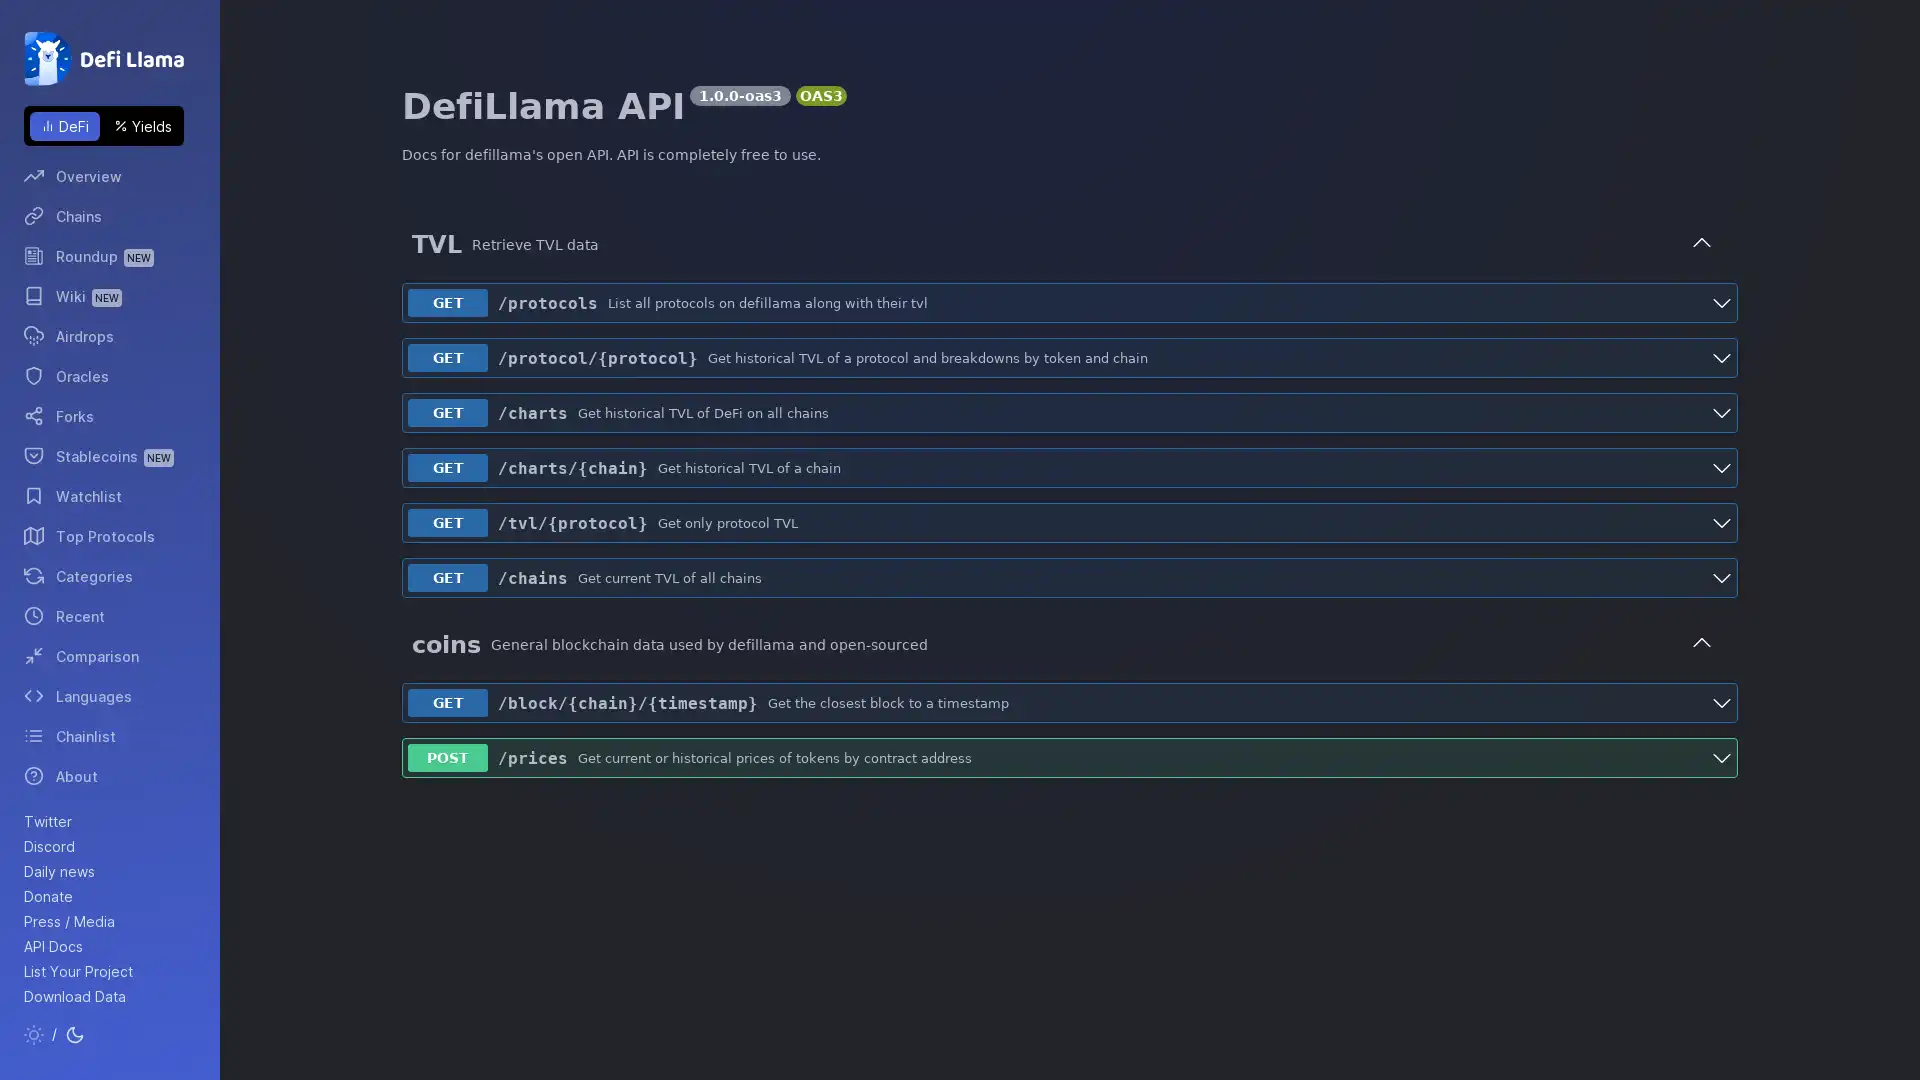 The height and width of the screenshot is (1080, 1920). Describe the element at coordinates (1069, 411) in the screenshot. I see `get /charts` at that location.